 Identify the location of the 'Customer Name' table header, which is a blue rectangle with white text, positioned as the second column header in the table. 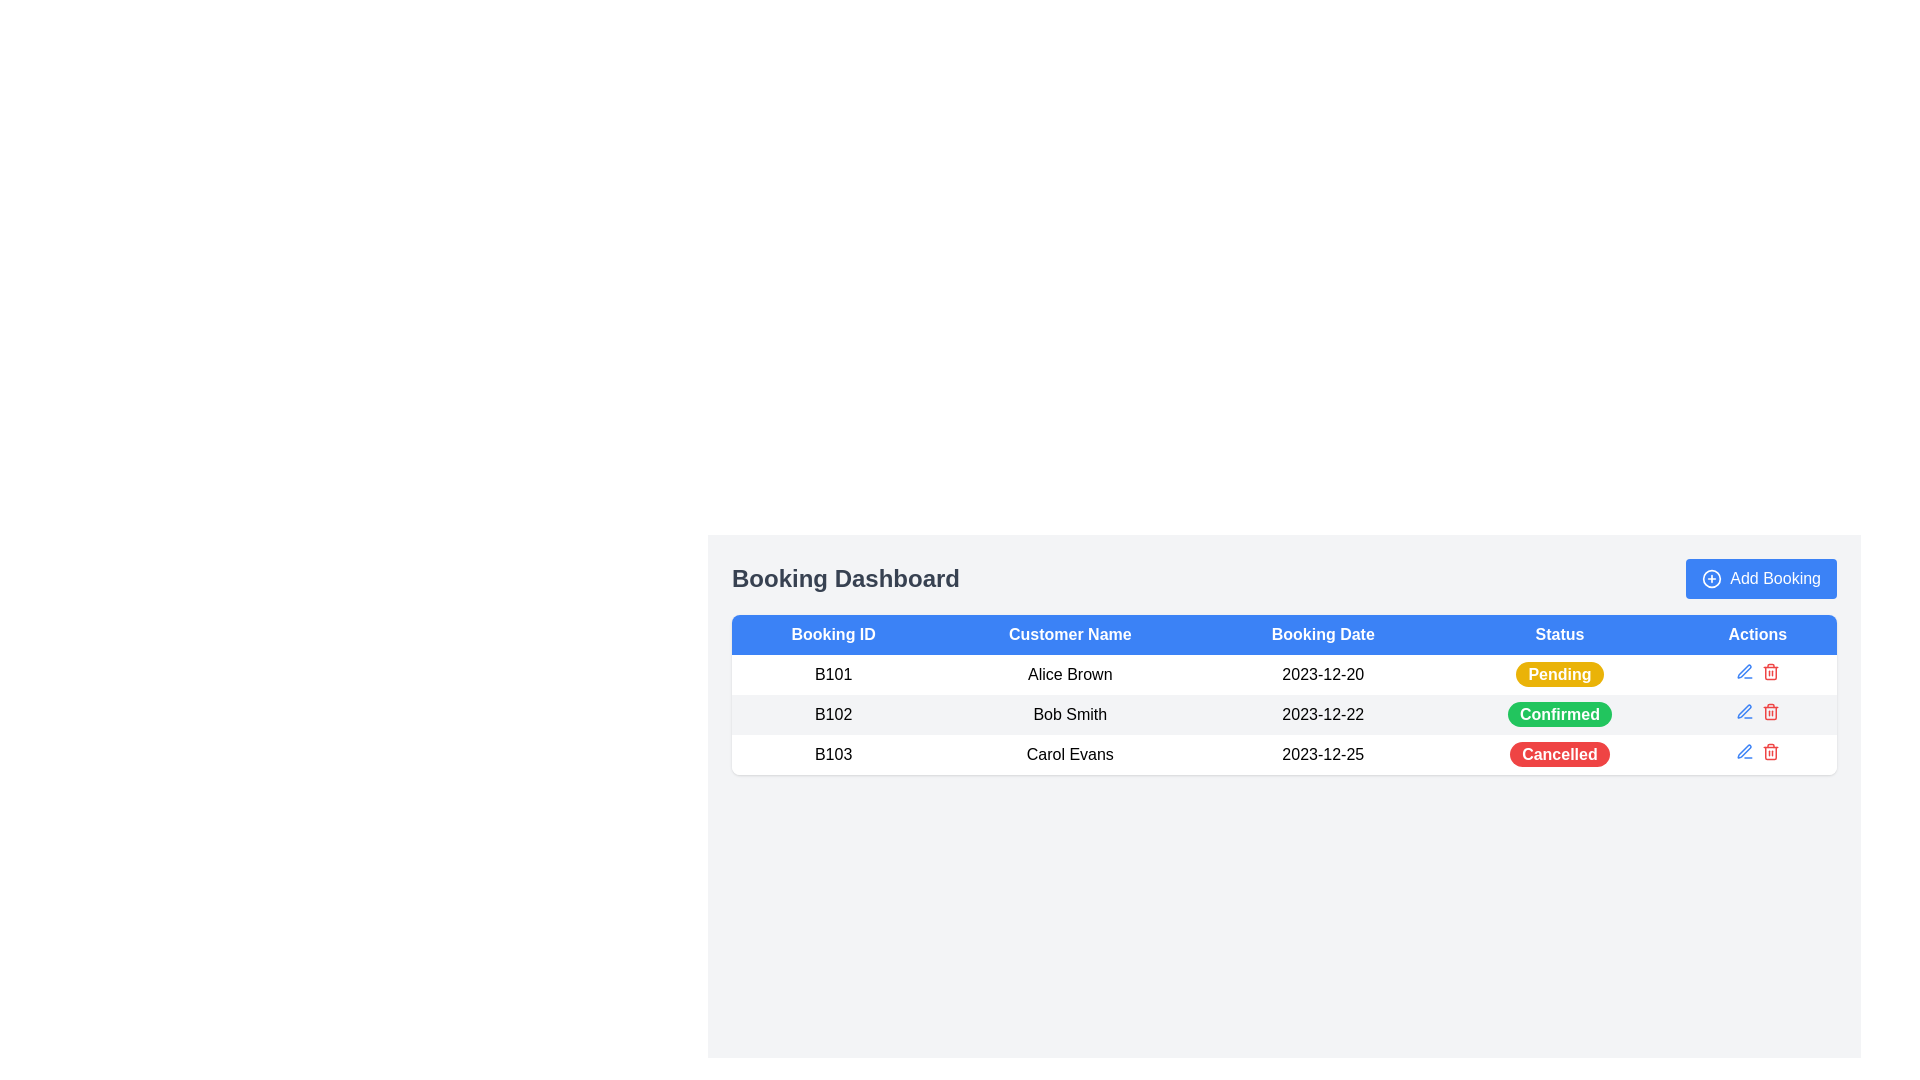
(1069, 635).